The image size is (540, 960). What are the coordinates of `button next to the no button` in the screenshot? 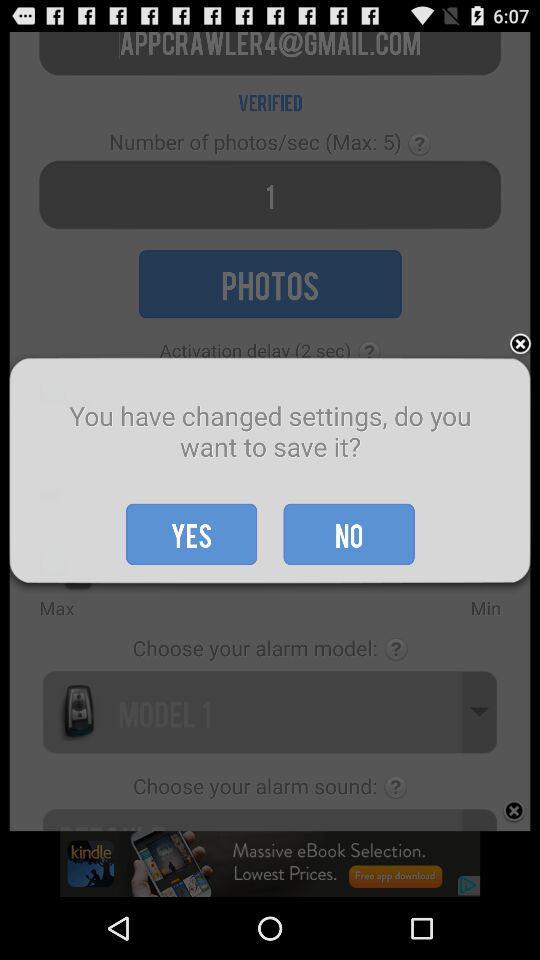 It's located at (191, 533).